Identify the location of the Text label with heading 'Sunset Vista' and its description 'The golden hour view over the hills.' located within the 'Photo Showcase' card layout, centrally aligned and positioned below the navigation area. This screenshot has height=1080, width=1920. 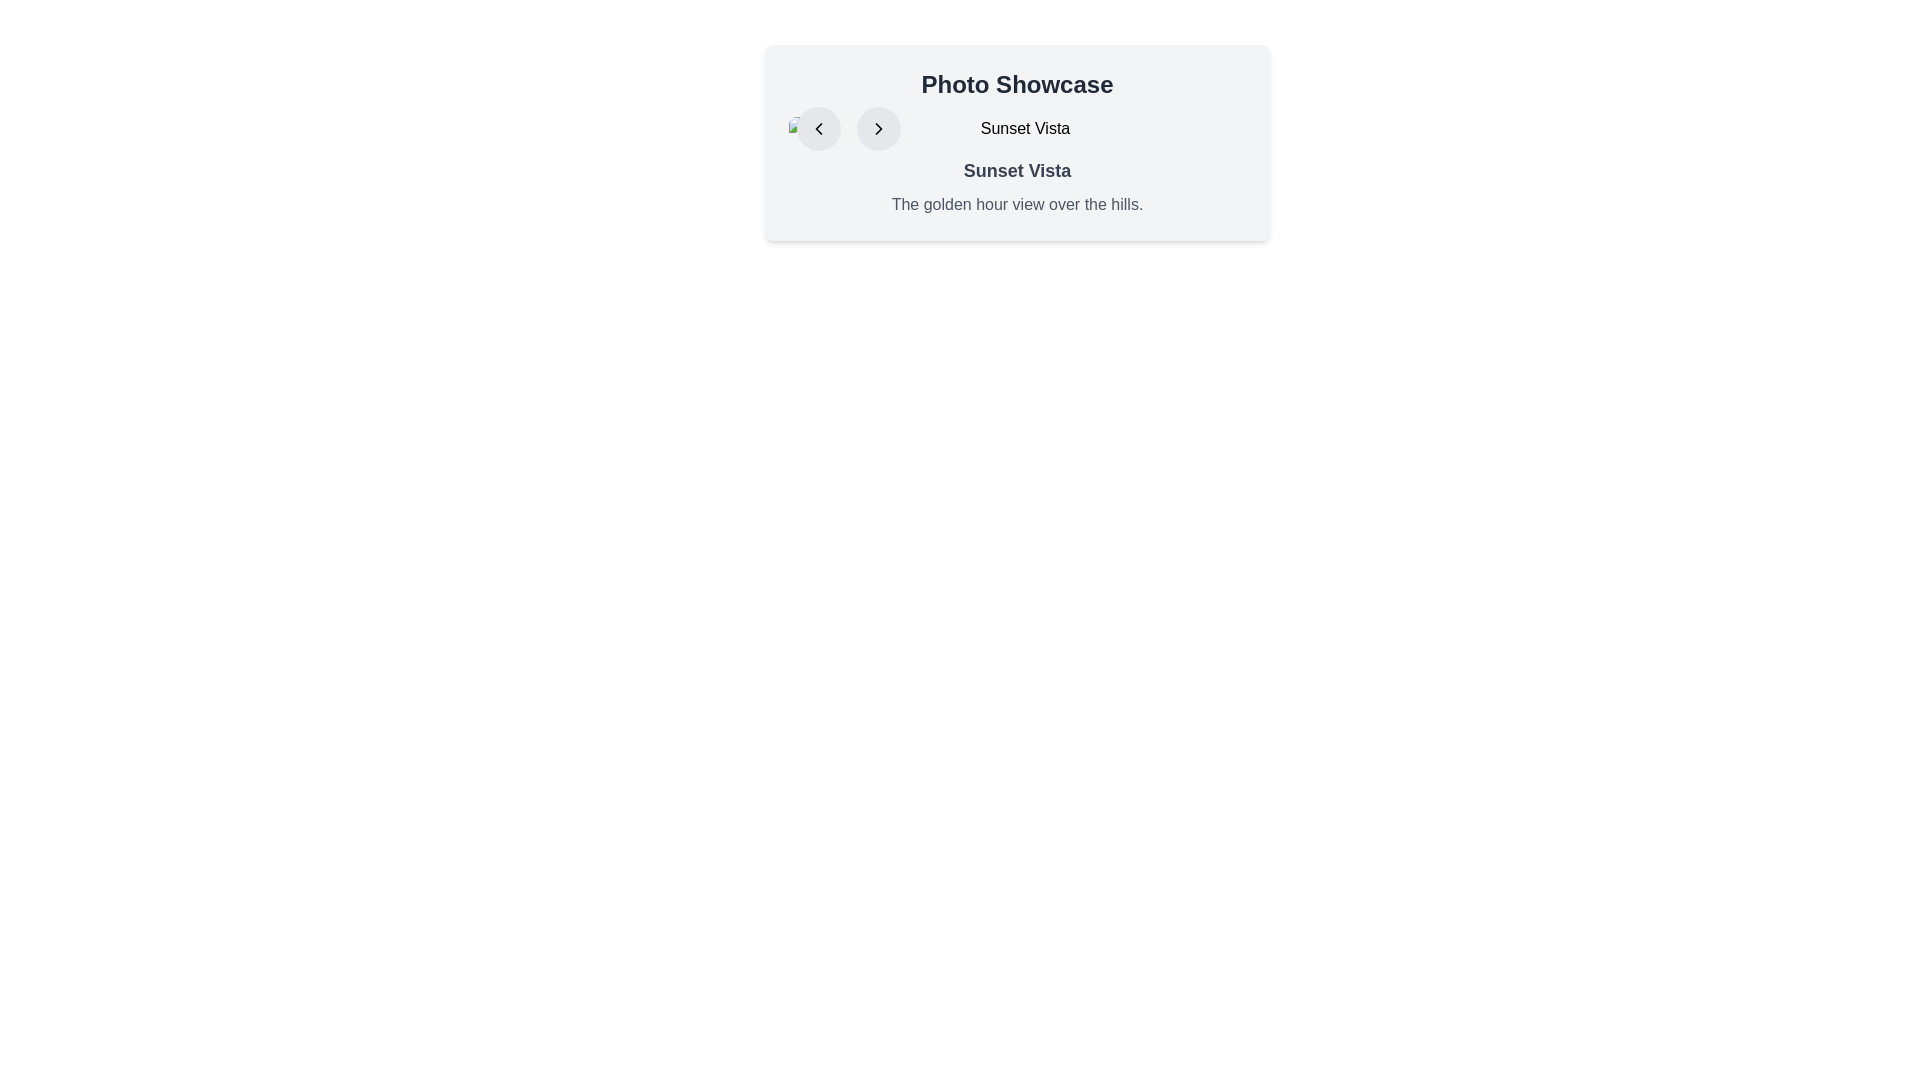
(1017, 186).